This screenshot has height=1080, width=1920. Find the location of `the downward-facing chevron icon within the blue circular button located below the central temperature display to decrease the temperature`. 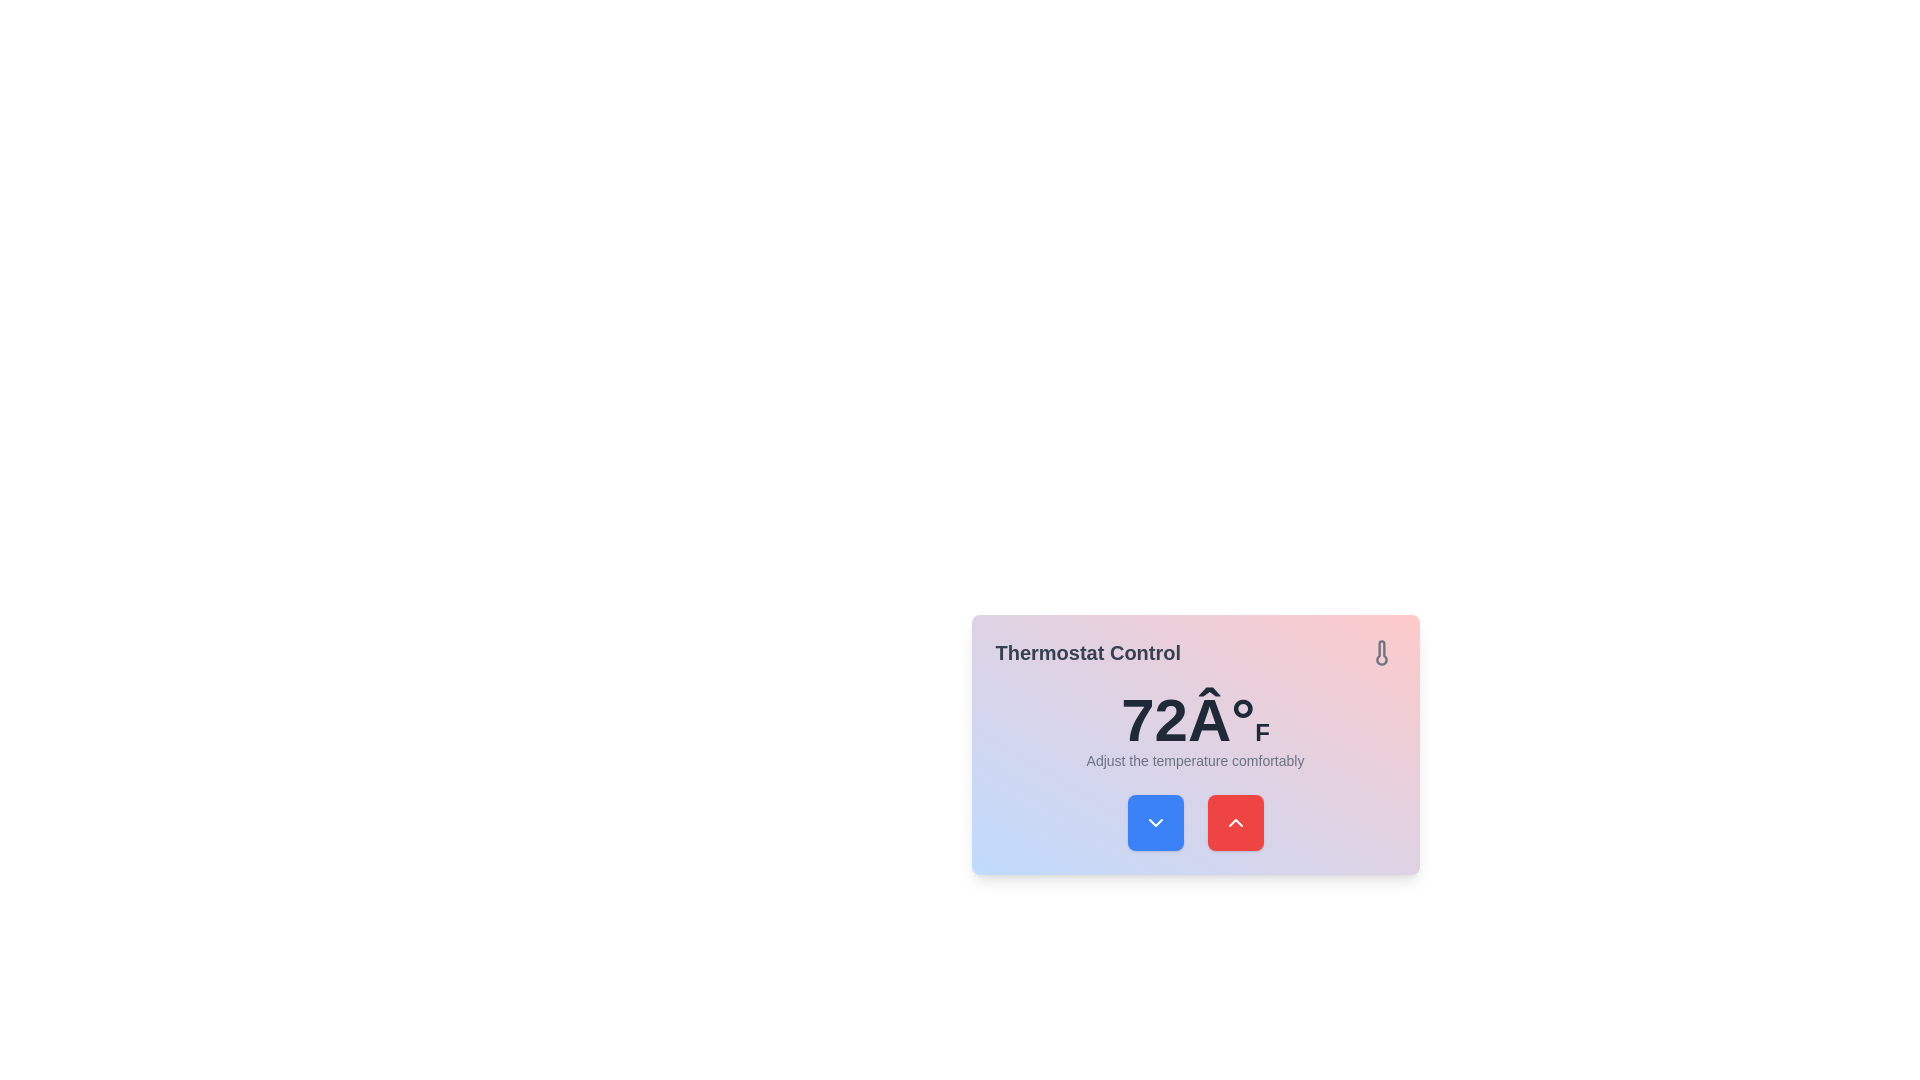

the downward-facing chevron icon within the blue circular button located below the central temperature display to decrease the temperature is located at coordinates (1155, 822).